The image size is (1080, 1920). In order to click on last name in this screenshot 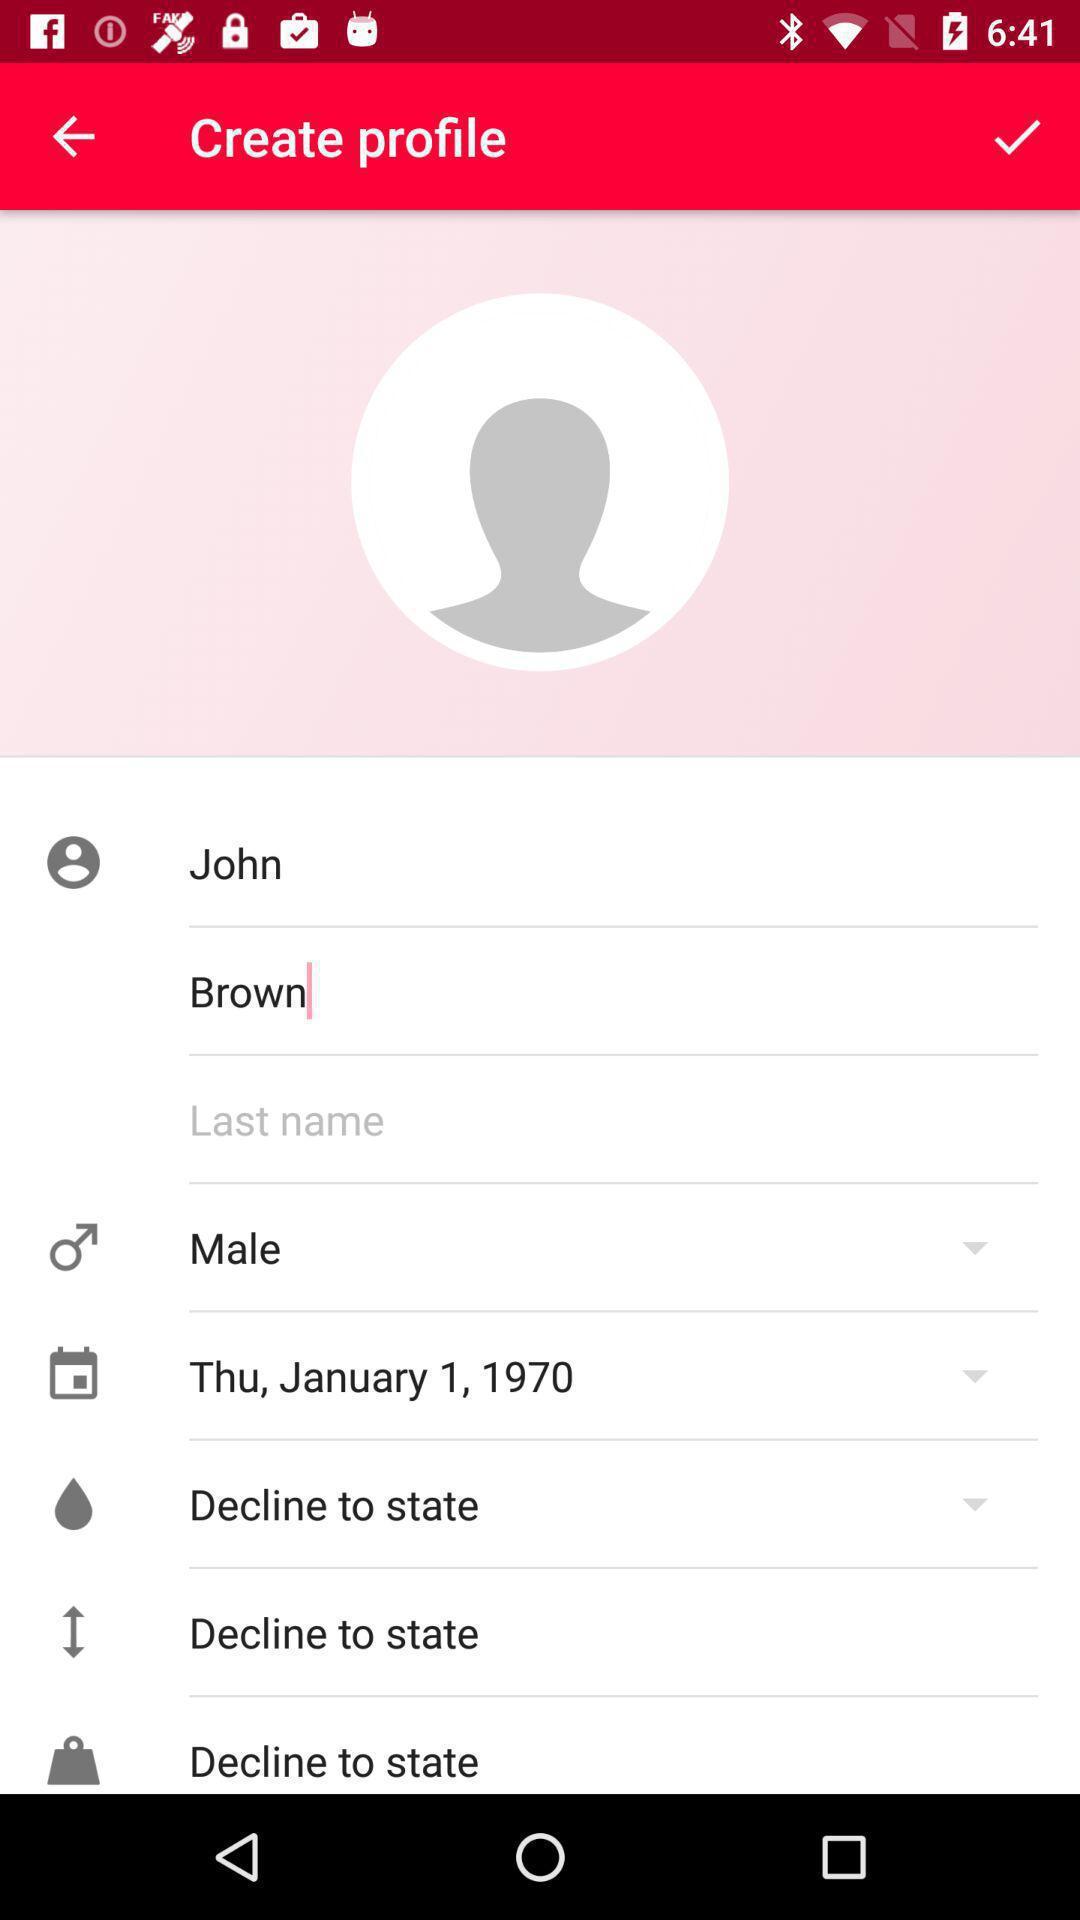, I will do `click(612, 1117)`.